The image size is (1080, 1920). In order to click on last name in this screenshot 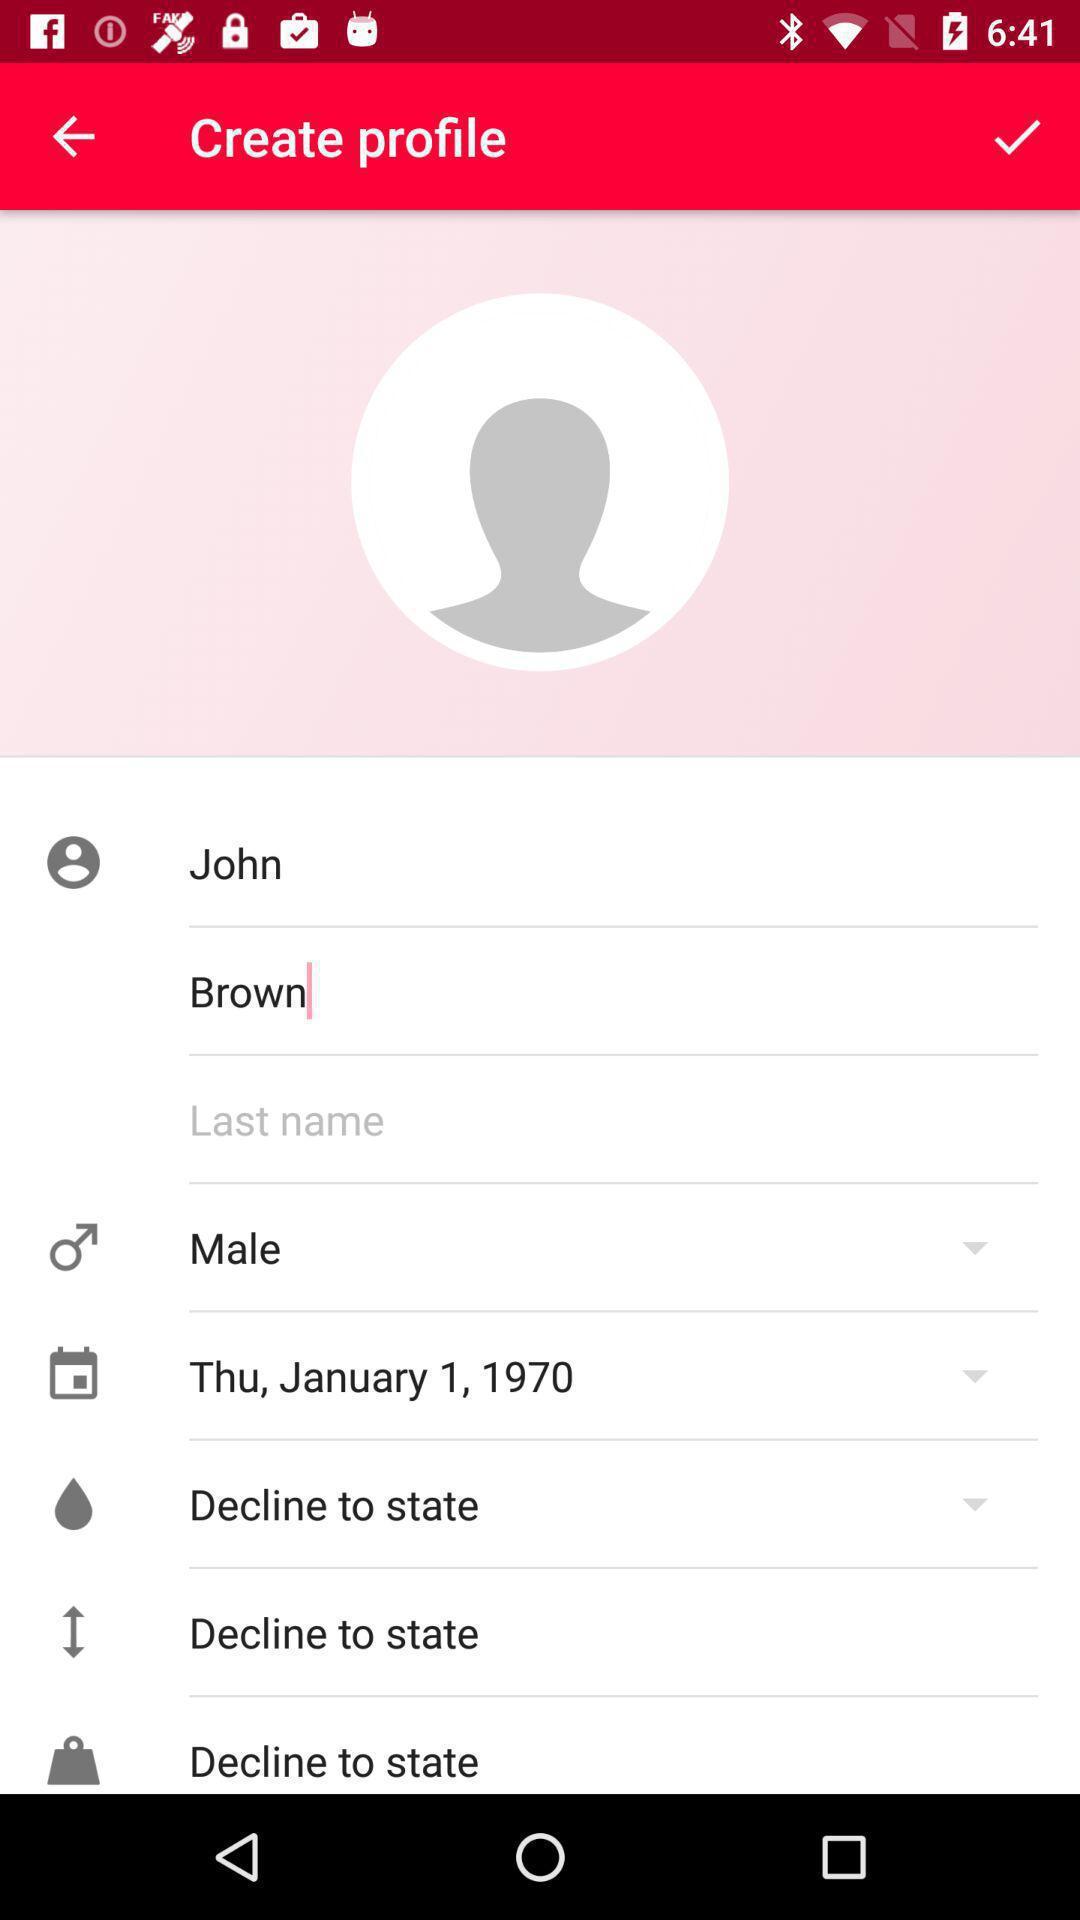, I will do `click(612, 1117)`.